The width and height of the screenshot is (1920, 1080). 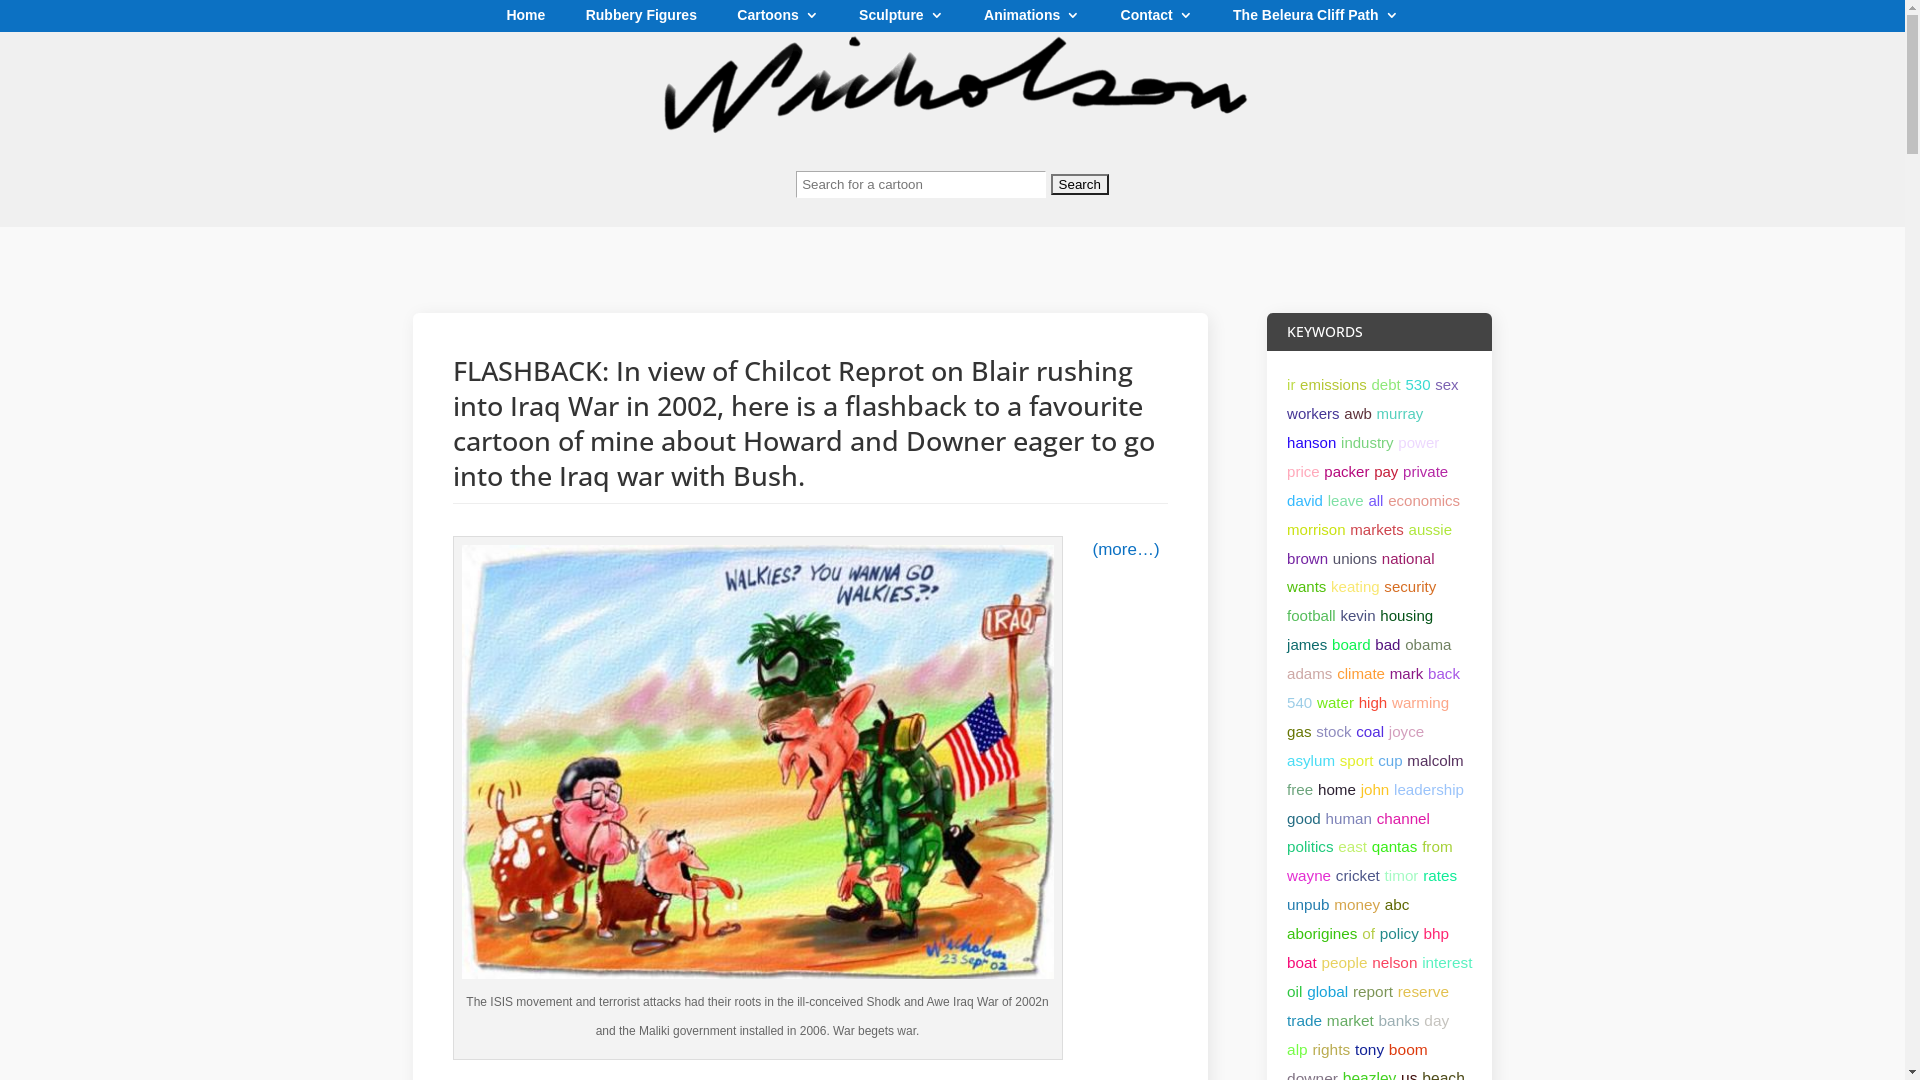 What do you see at coordinates (1316, 528) in the screenshot?
I see `'morrison'` at bounding box center [1316, 528].